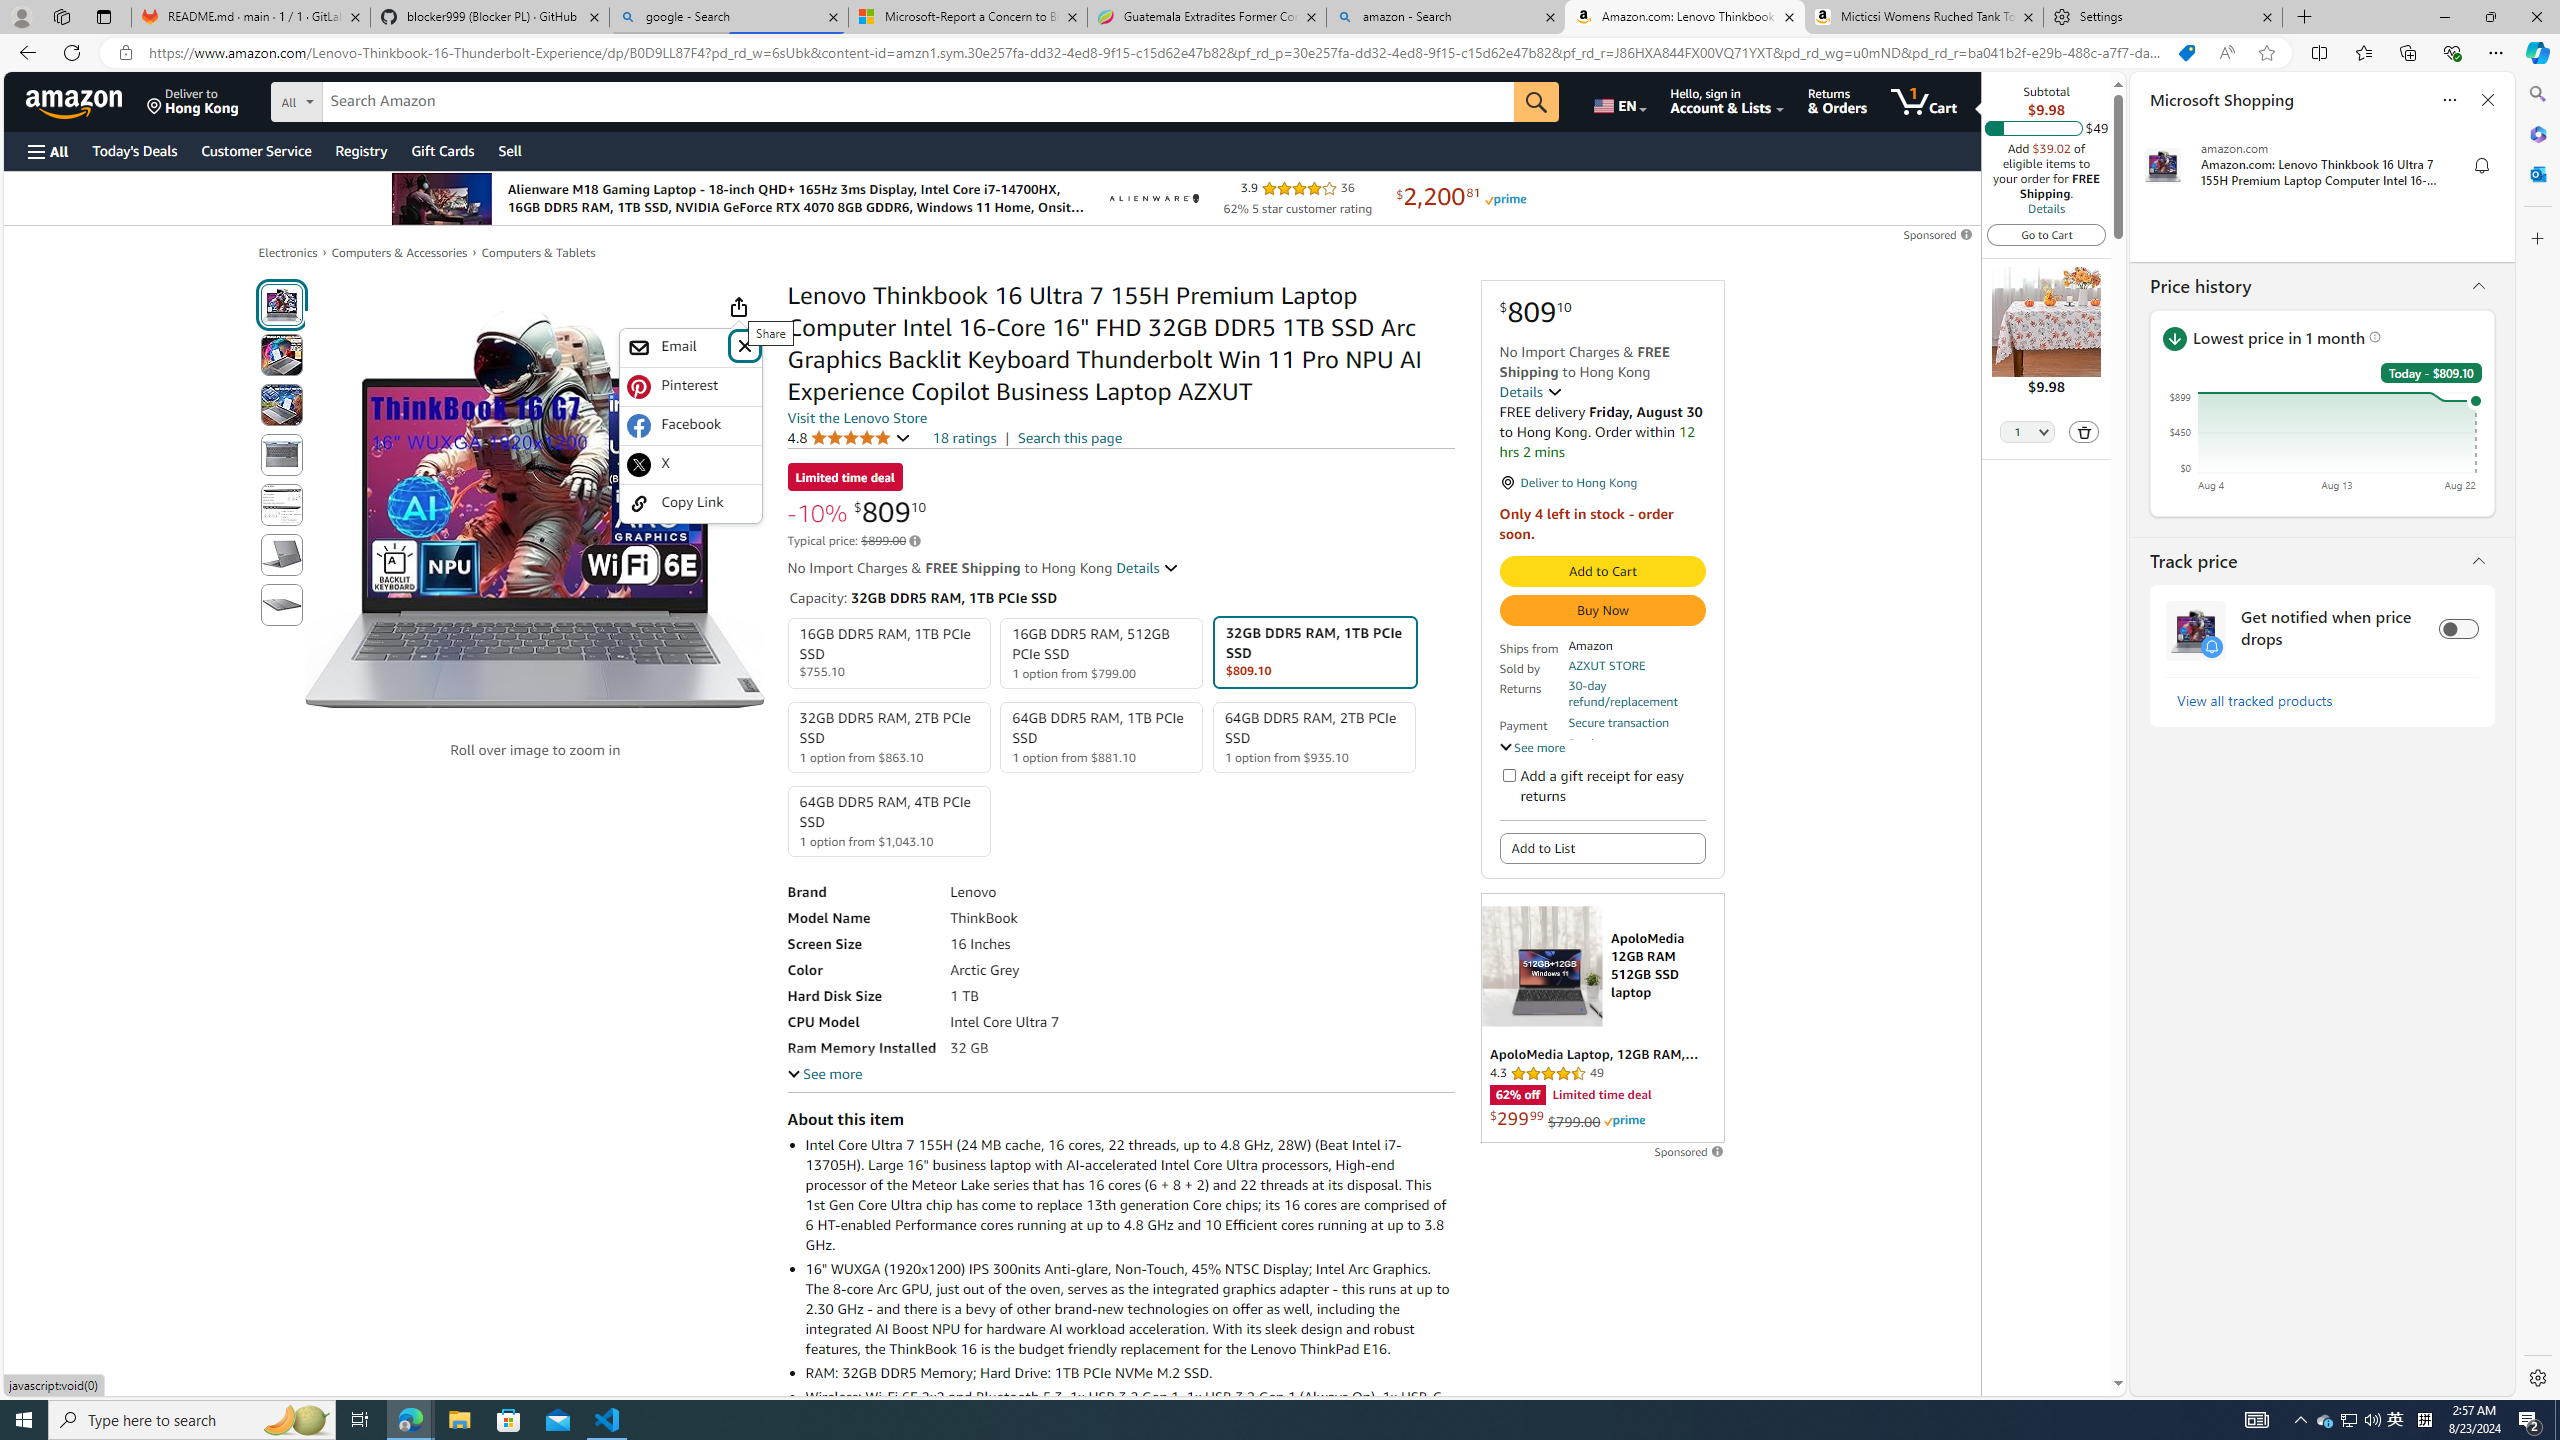 The height and width of the screenshot is (1440, 2560). Describe the element at coordinates (1617, 723) in the screenshot. I see `'Secure transaction'` at that location.